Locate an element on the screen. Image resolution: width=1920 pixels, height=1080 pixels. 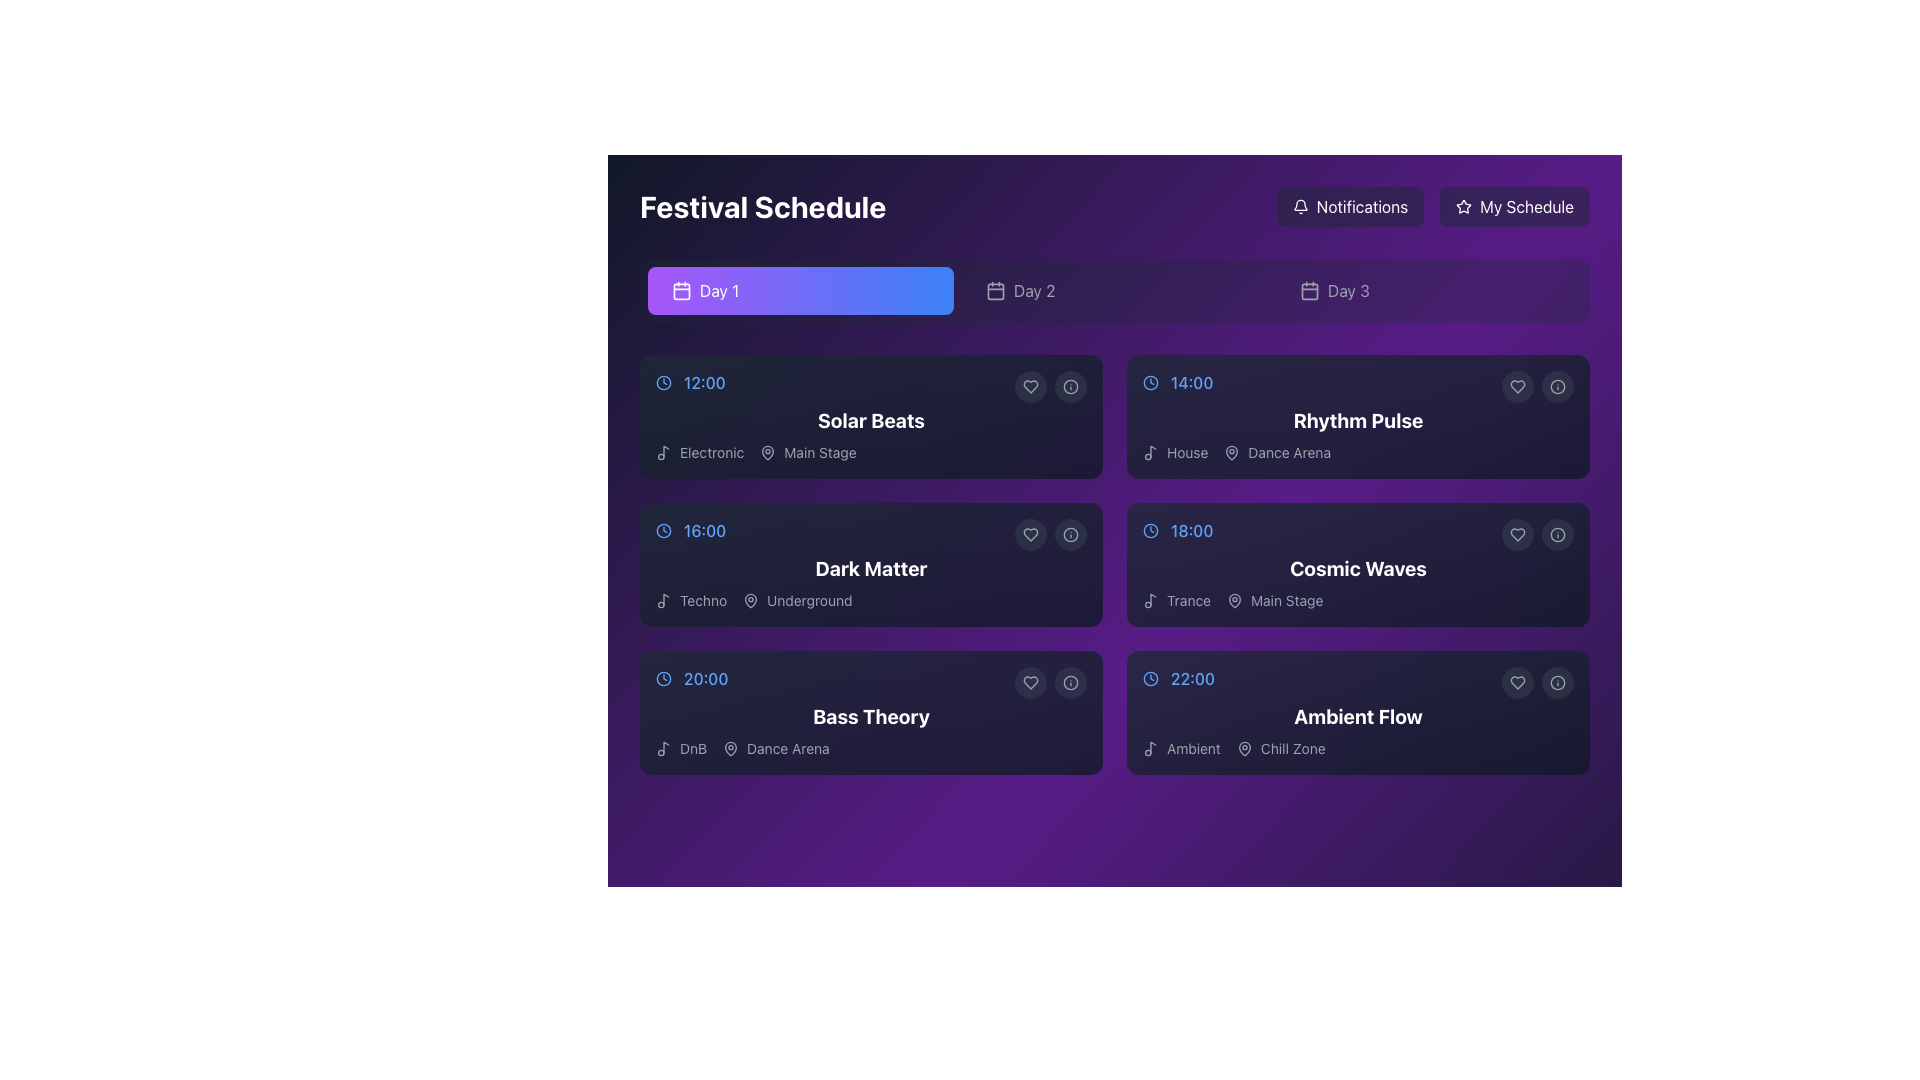
the text label indicating 'Electronic' music genre in the 'Solar Beats' event block, positioned under the time '12:00' and above the venue information is located at coordinates (712, 452).